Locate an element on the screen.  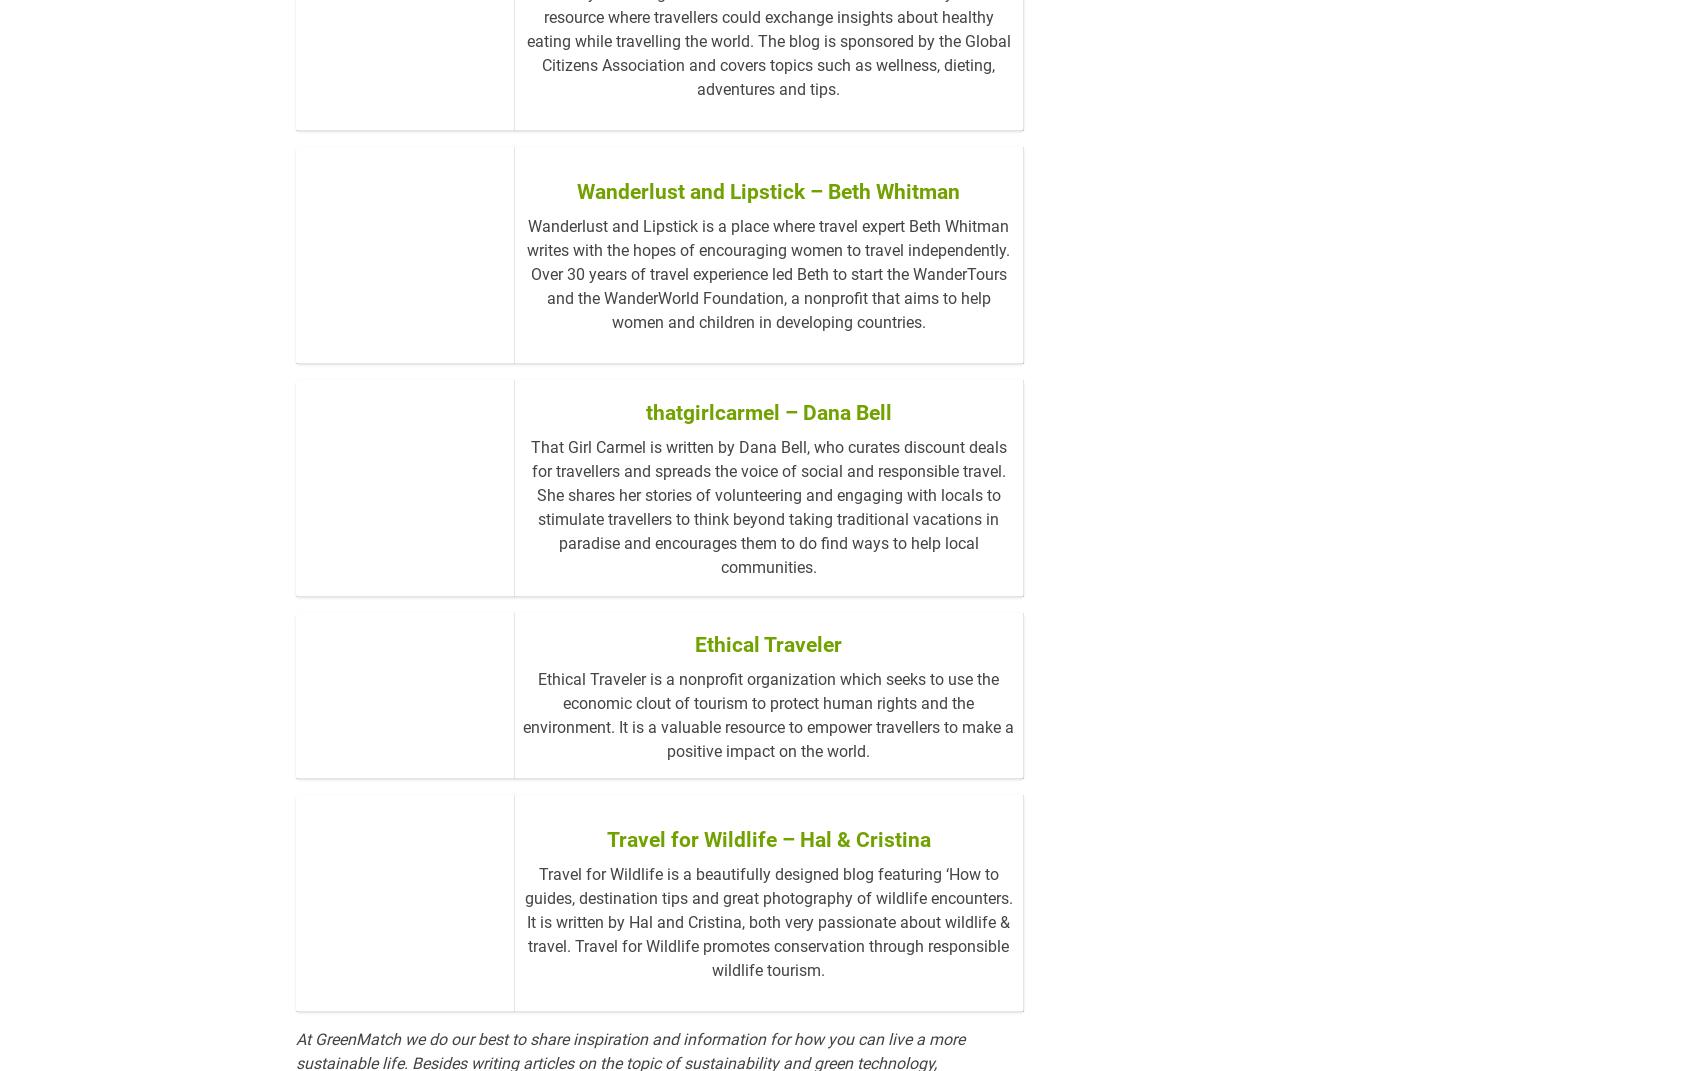
'Ethical Traveler' is located at coordinates (767, 723).